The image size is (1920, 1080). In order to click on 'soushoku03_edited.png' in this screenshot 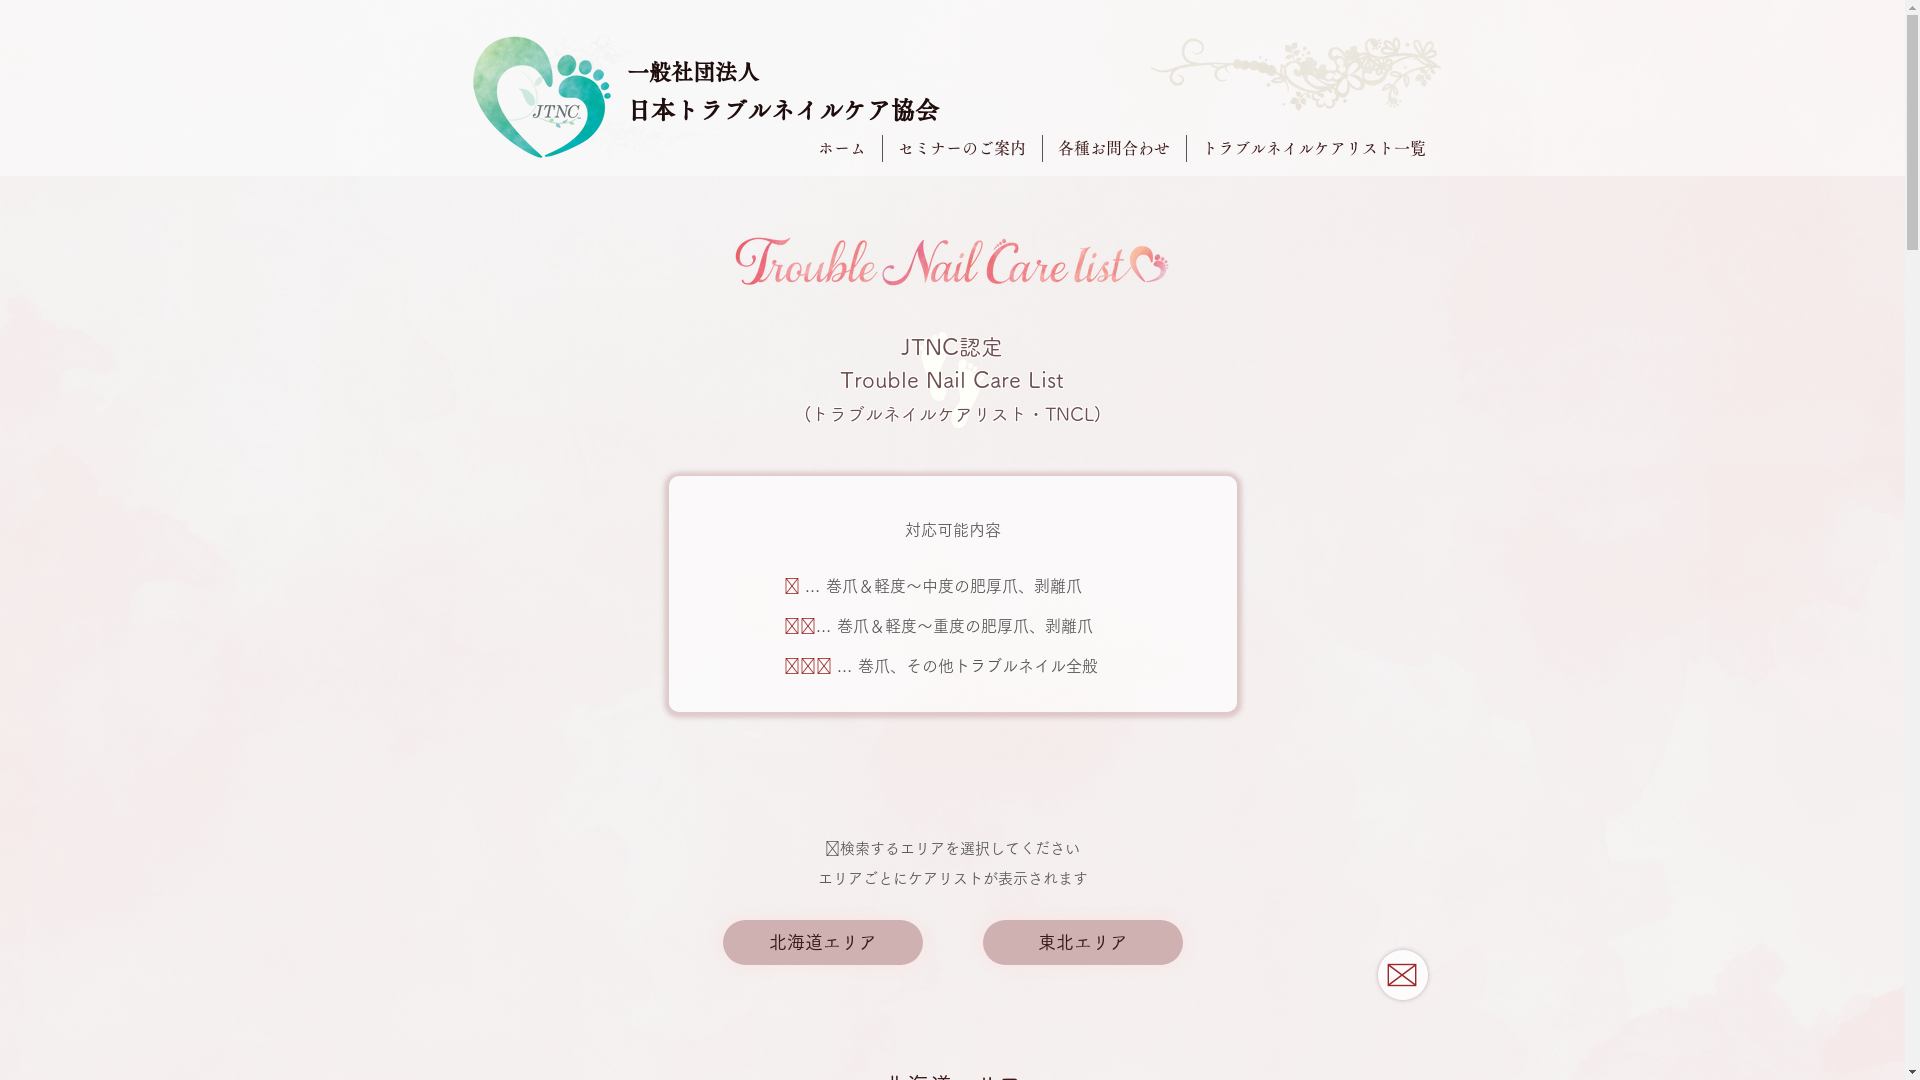, I will do `click(1295, 72)`.